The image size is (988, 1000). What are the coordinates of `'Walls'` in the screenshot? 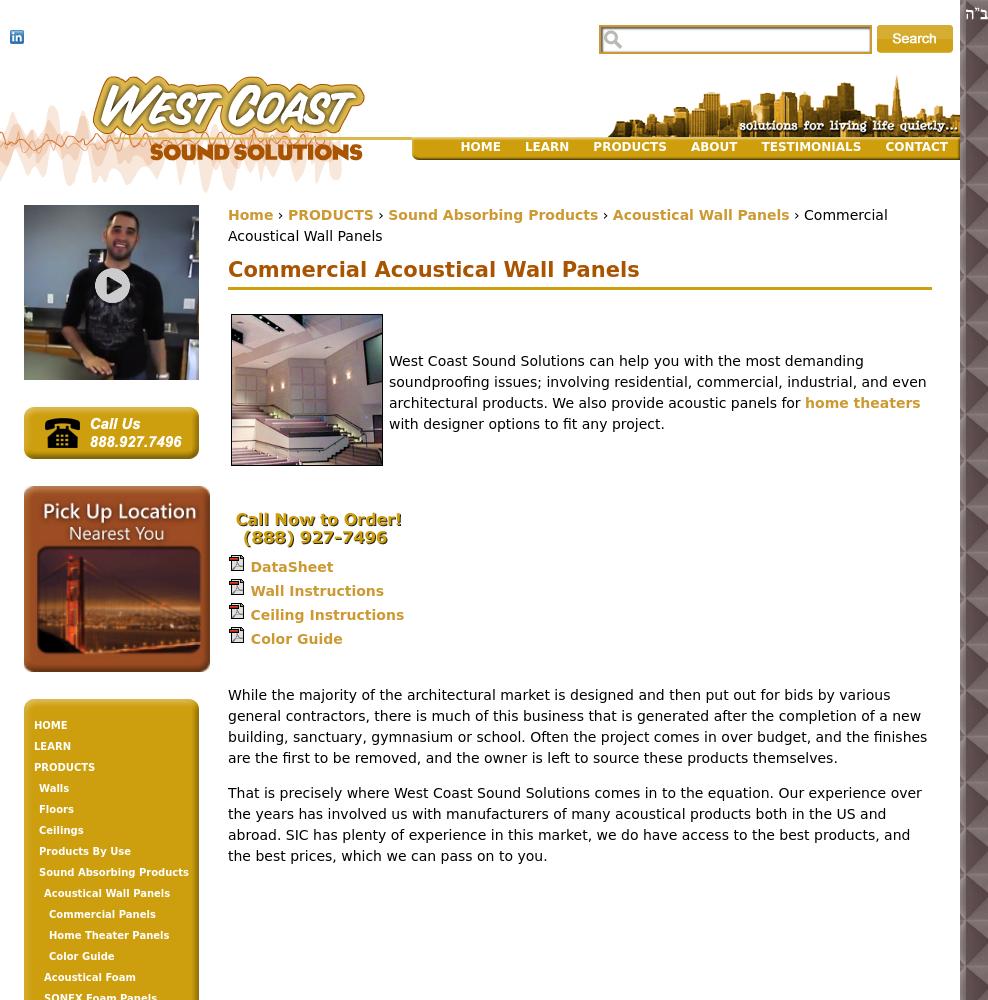 It's located at (53, 788).